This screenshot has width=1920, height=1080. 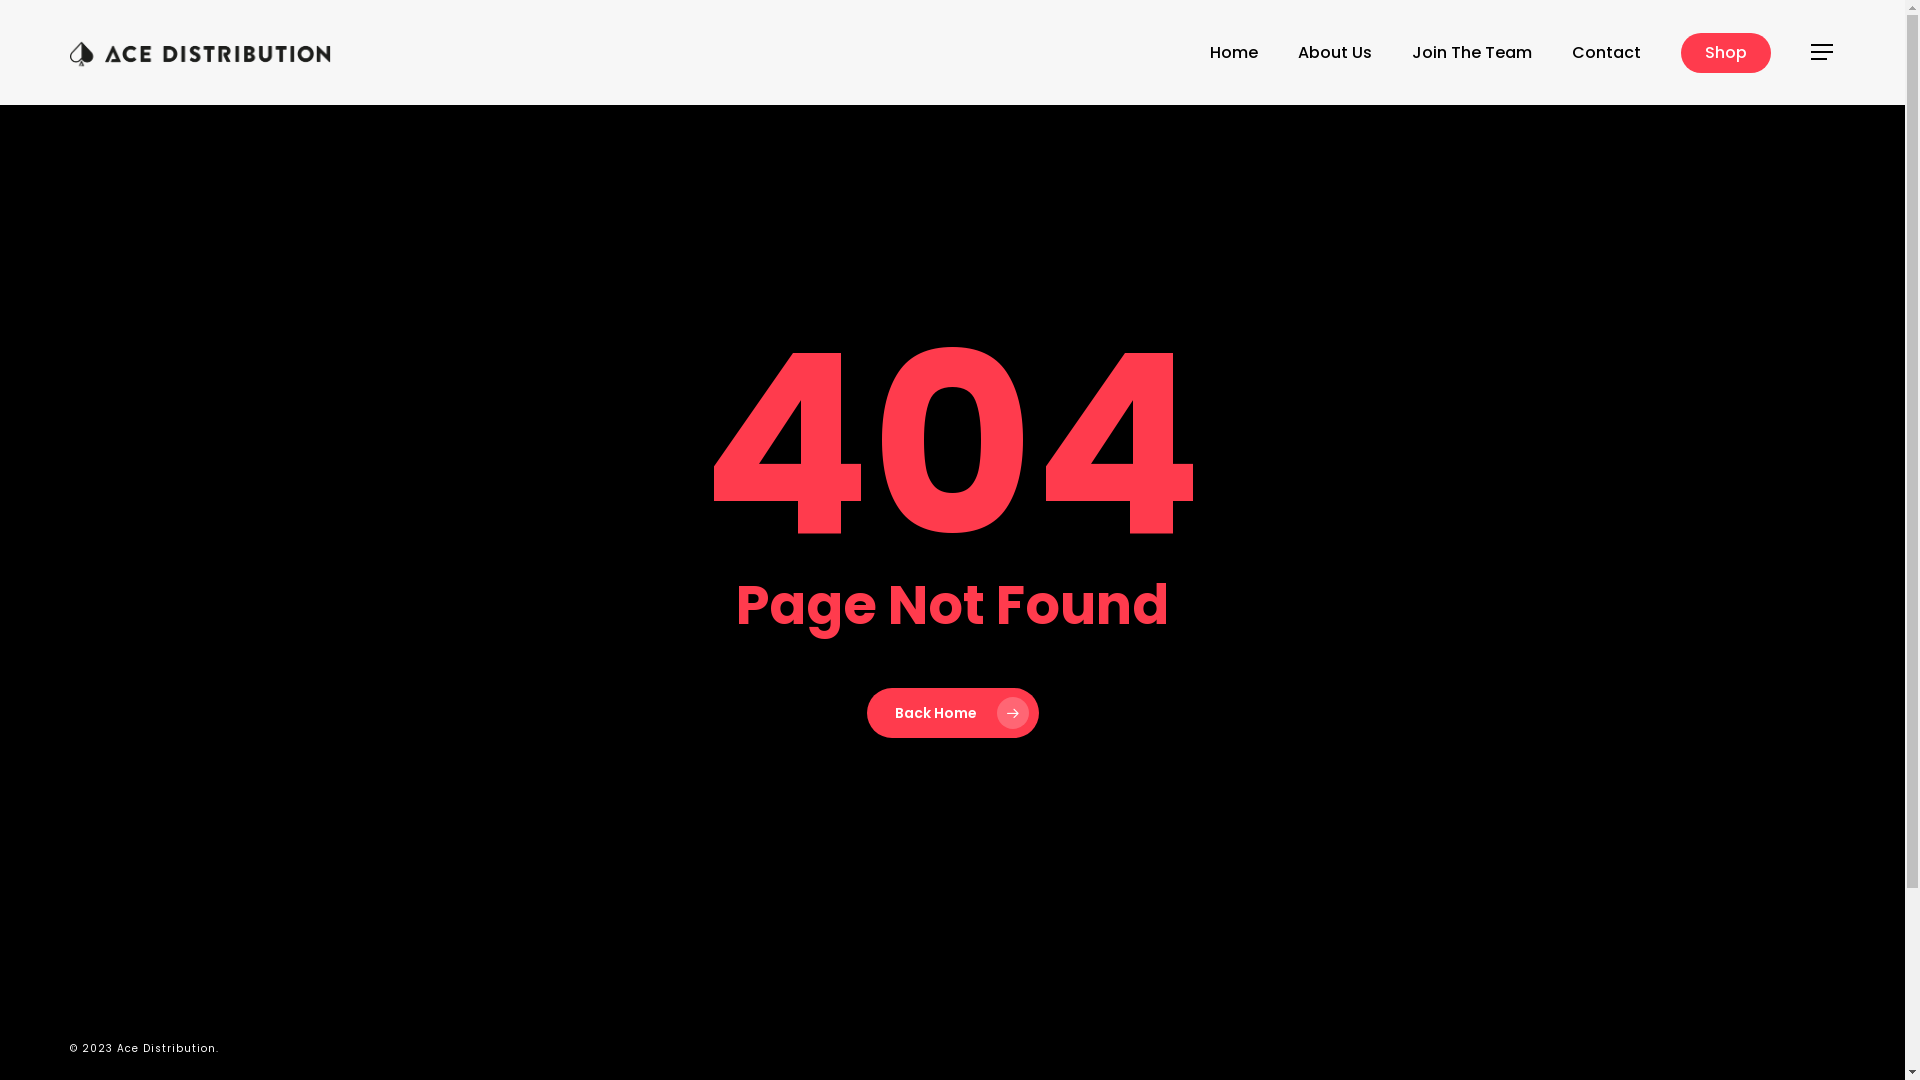 What do you see at coordinates (1297, 50) in the screenshot?
I see `'About Us'` at bounding box center [1297, 50].